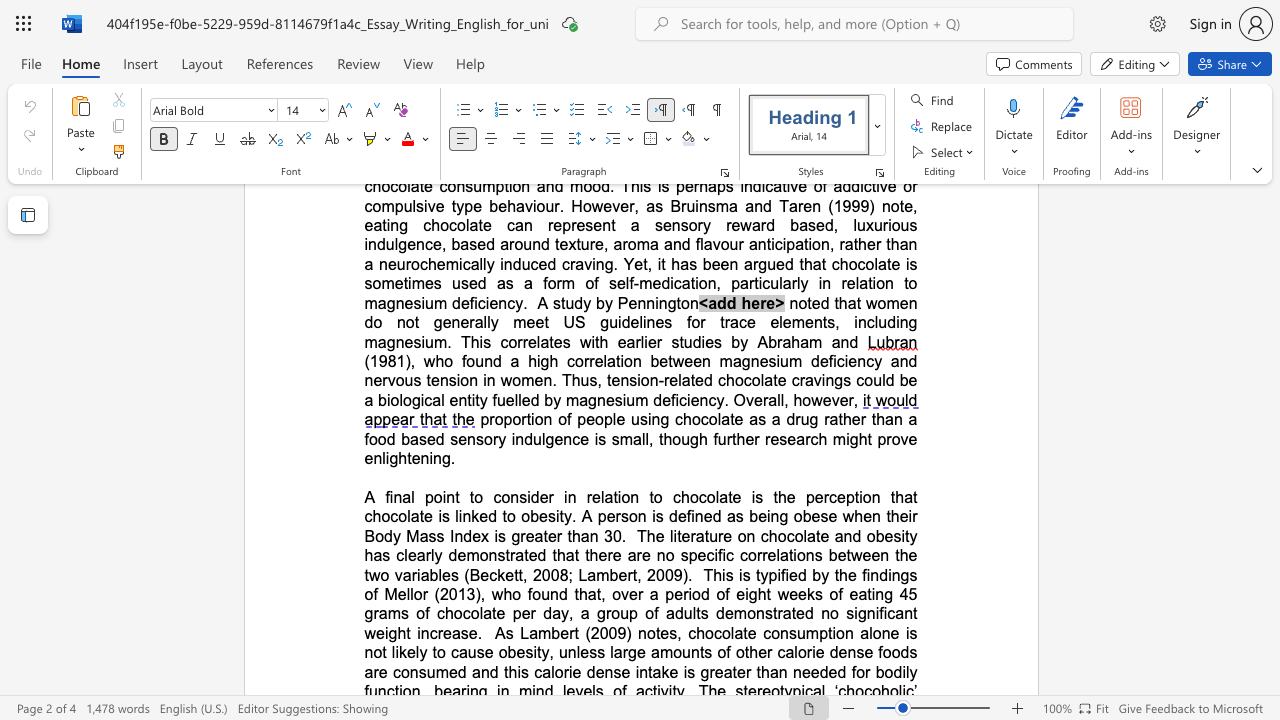  What do you see at coordinates (626, 575) in the screenshot?
I see `the subset text "rt, 2" within the text "that there are no specific correlations between the two variables (Beckett, 2008; Lambert, 2009)"` at bounding box center [626, 575].